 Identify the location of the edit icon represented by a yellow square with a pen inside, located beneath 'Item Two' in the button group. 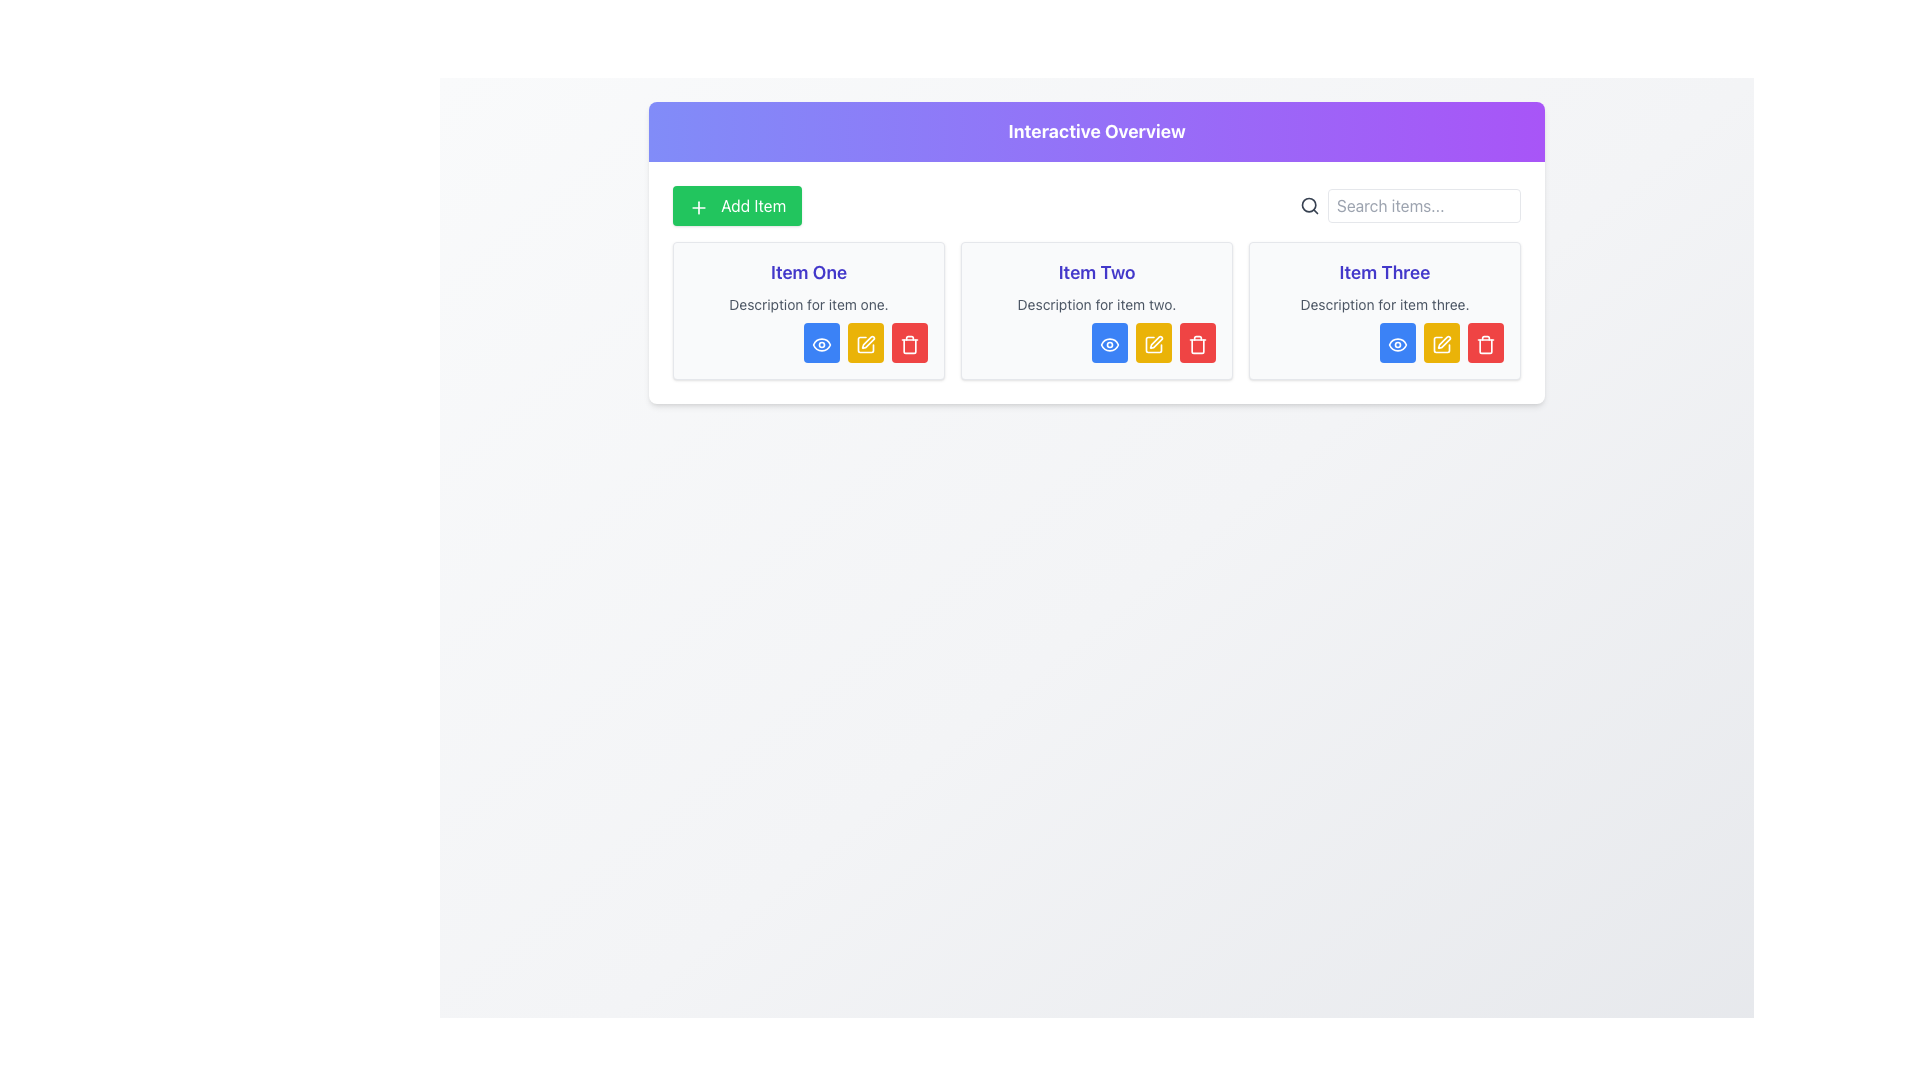
(1153, 342).